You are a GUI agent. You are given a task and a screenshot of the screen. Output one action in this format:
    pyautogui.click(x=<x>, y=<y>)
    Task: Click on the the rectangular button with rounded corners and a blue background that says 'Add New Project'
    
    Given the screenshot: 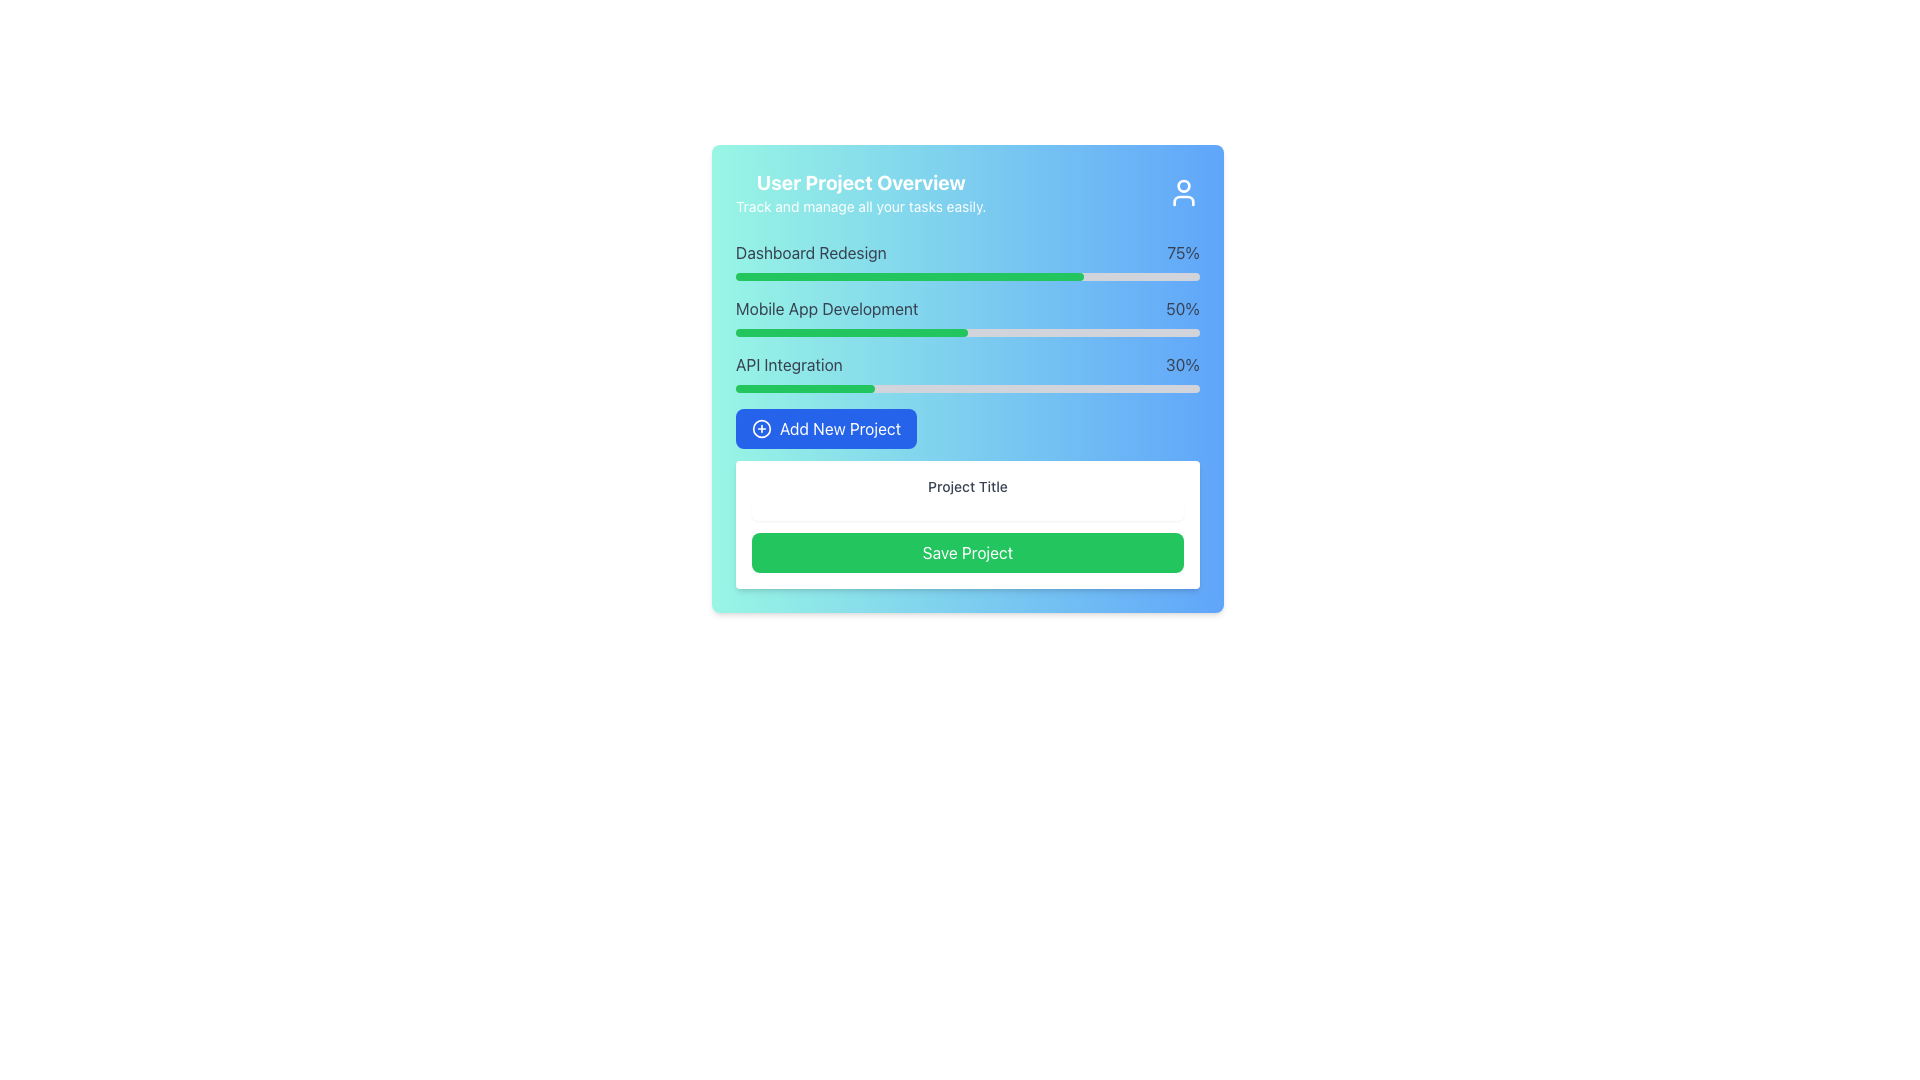 What is the action you would take?
    pyautogui.click(x=826, y=427)
    